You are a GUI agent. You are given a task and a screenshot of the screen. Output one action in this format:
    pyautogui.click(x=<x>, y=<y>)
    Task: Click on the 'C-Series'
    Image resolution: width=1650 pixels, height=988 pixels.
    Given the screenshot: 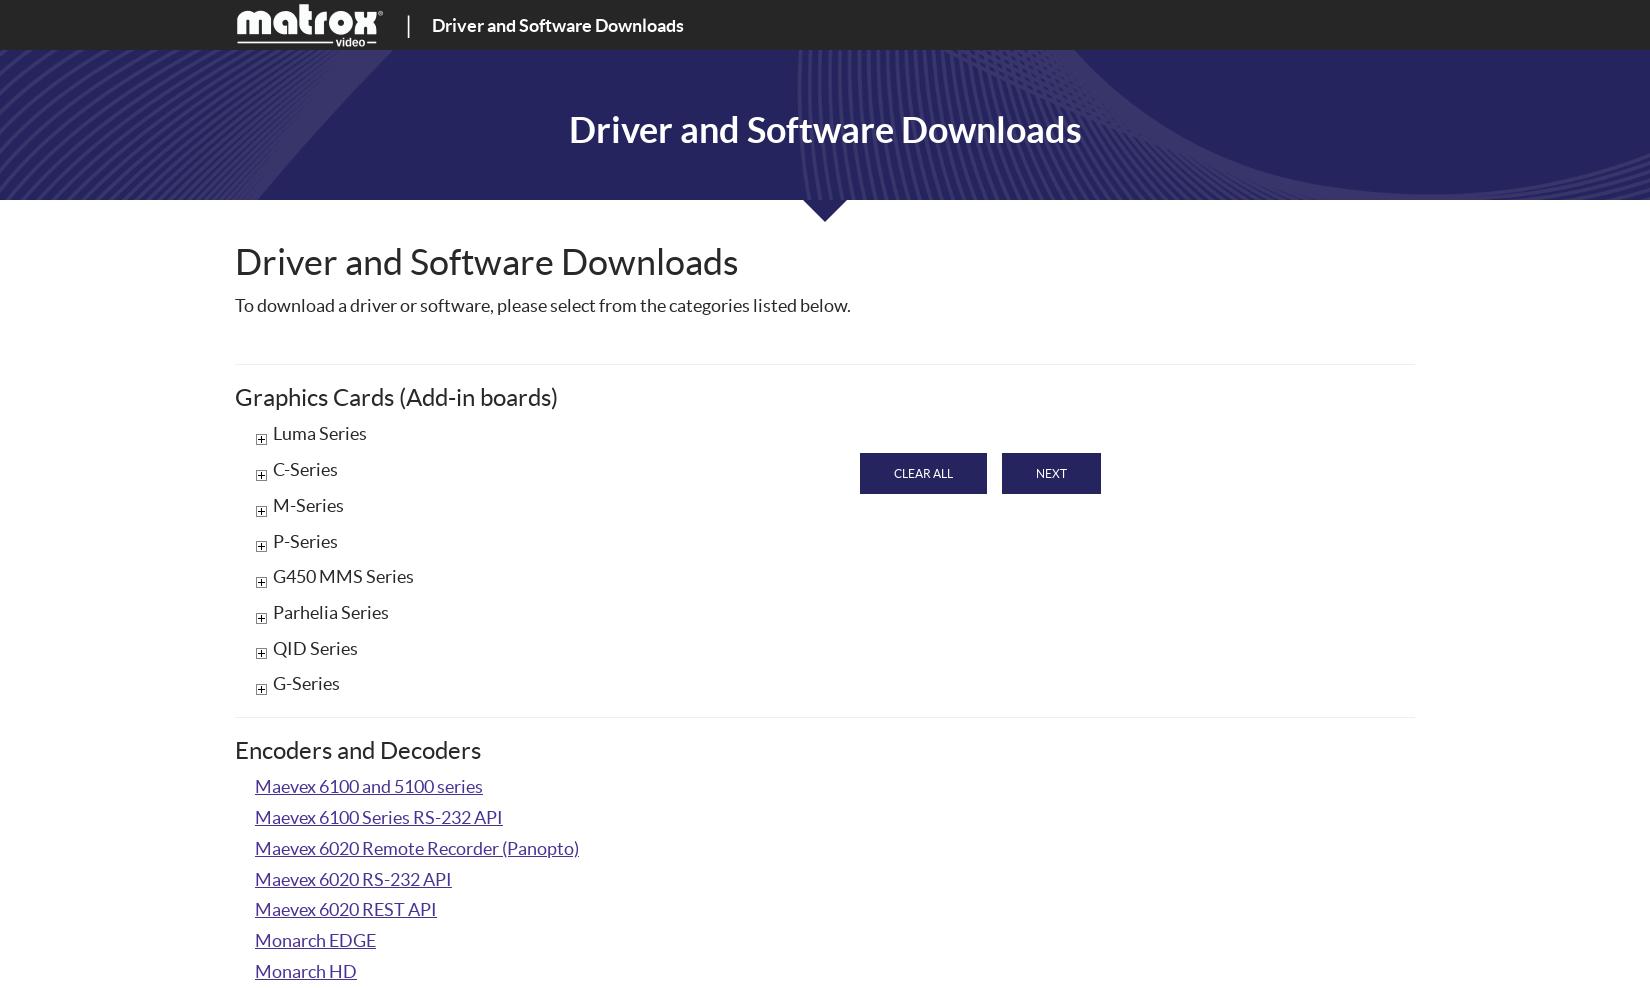 What is the action you would take?
    pyautogui.click(x=305, y=469)
    